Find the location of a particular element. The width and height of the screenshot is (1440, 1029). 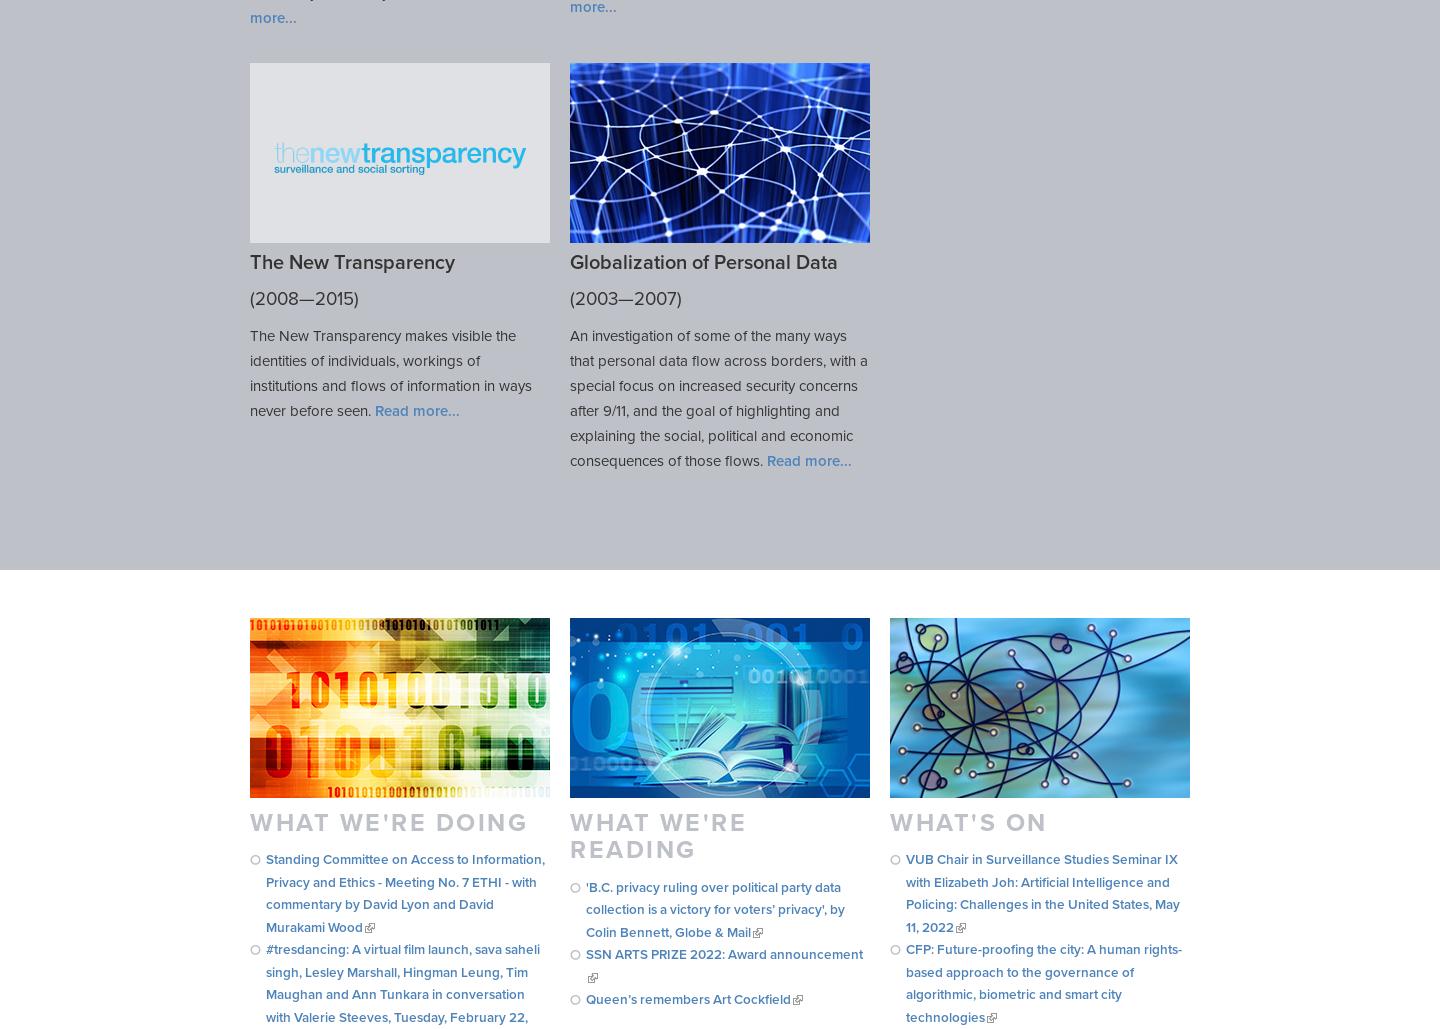

'2015' is located at coordinates (315, 299).